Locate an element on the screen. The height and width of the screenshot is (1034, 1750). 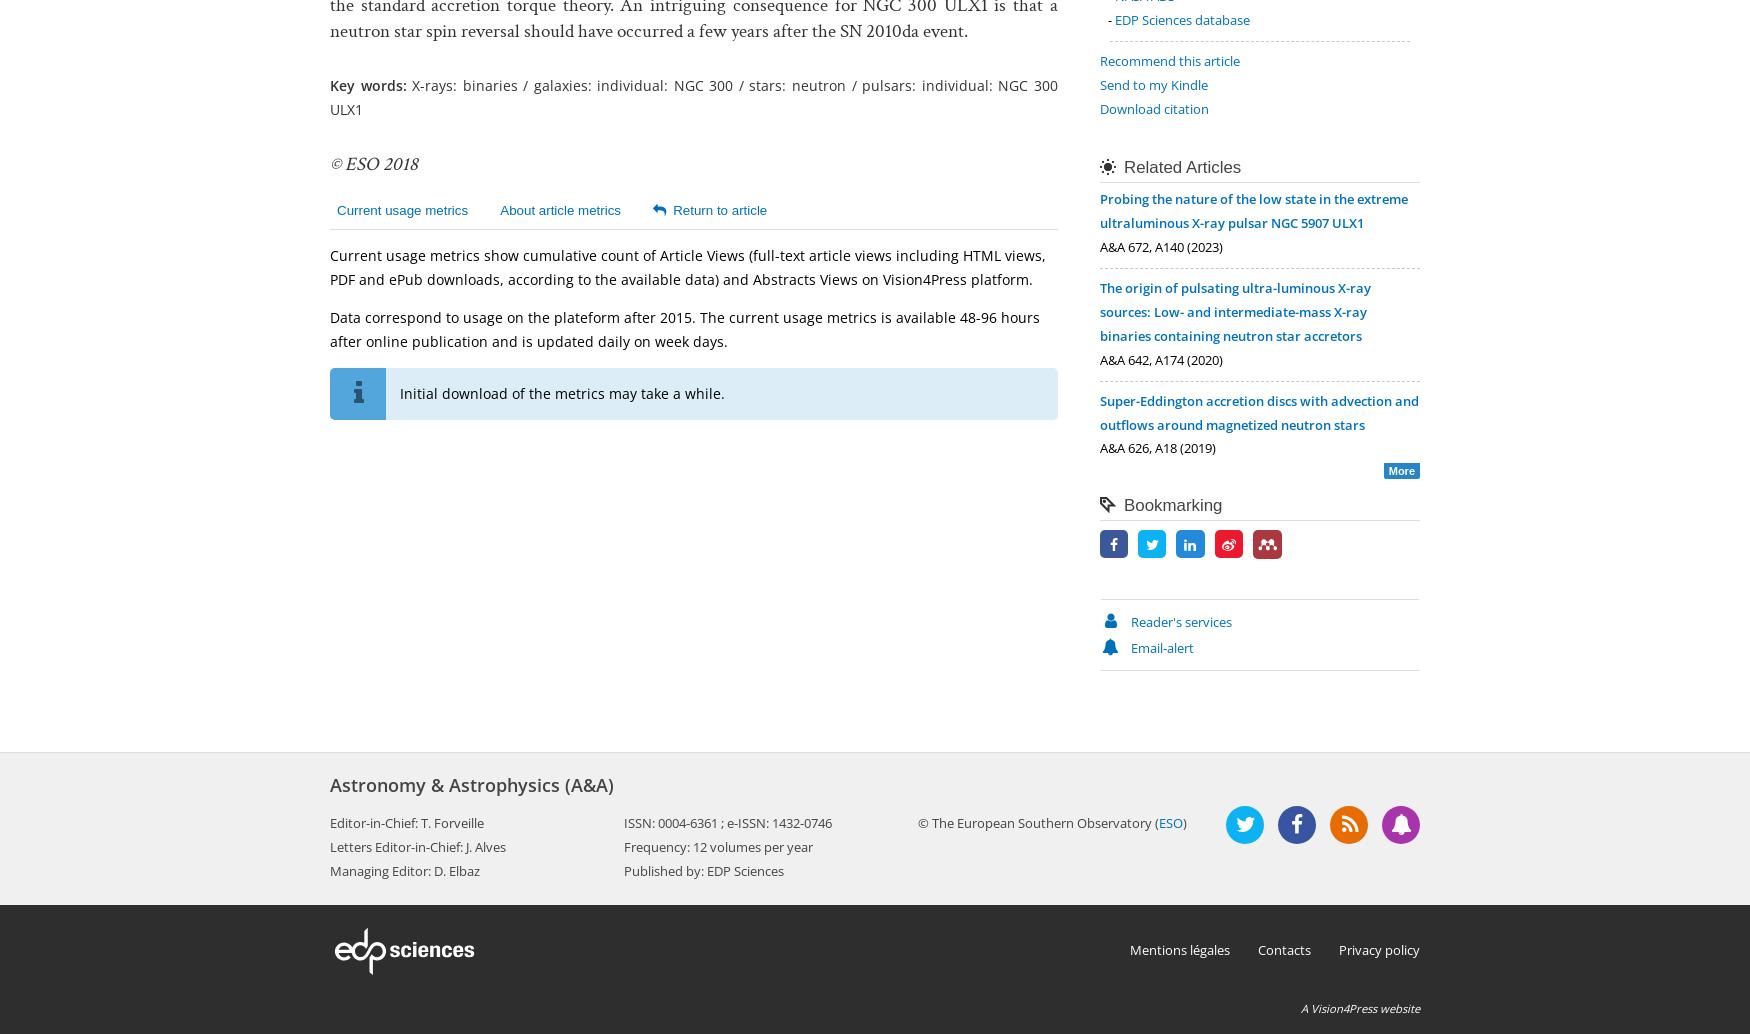
'Mentions légales' is located at coordinates (1177, 948).